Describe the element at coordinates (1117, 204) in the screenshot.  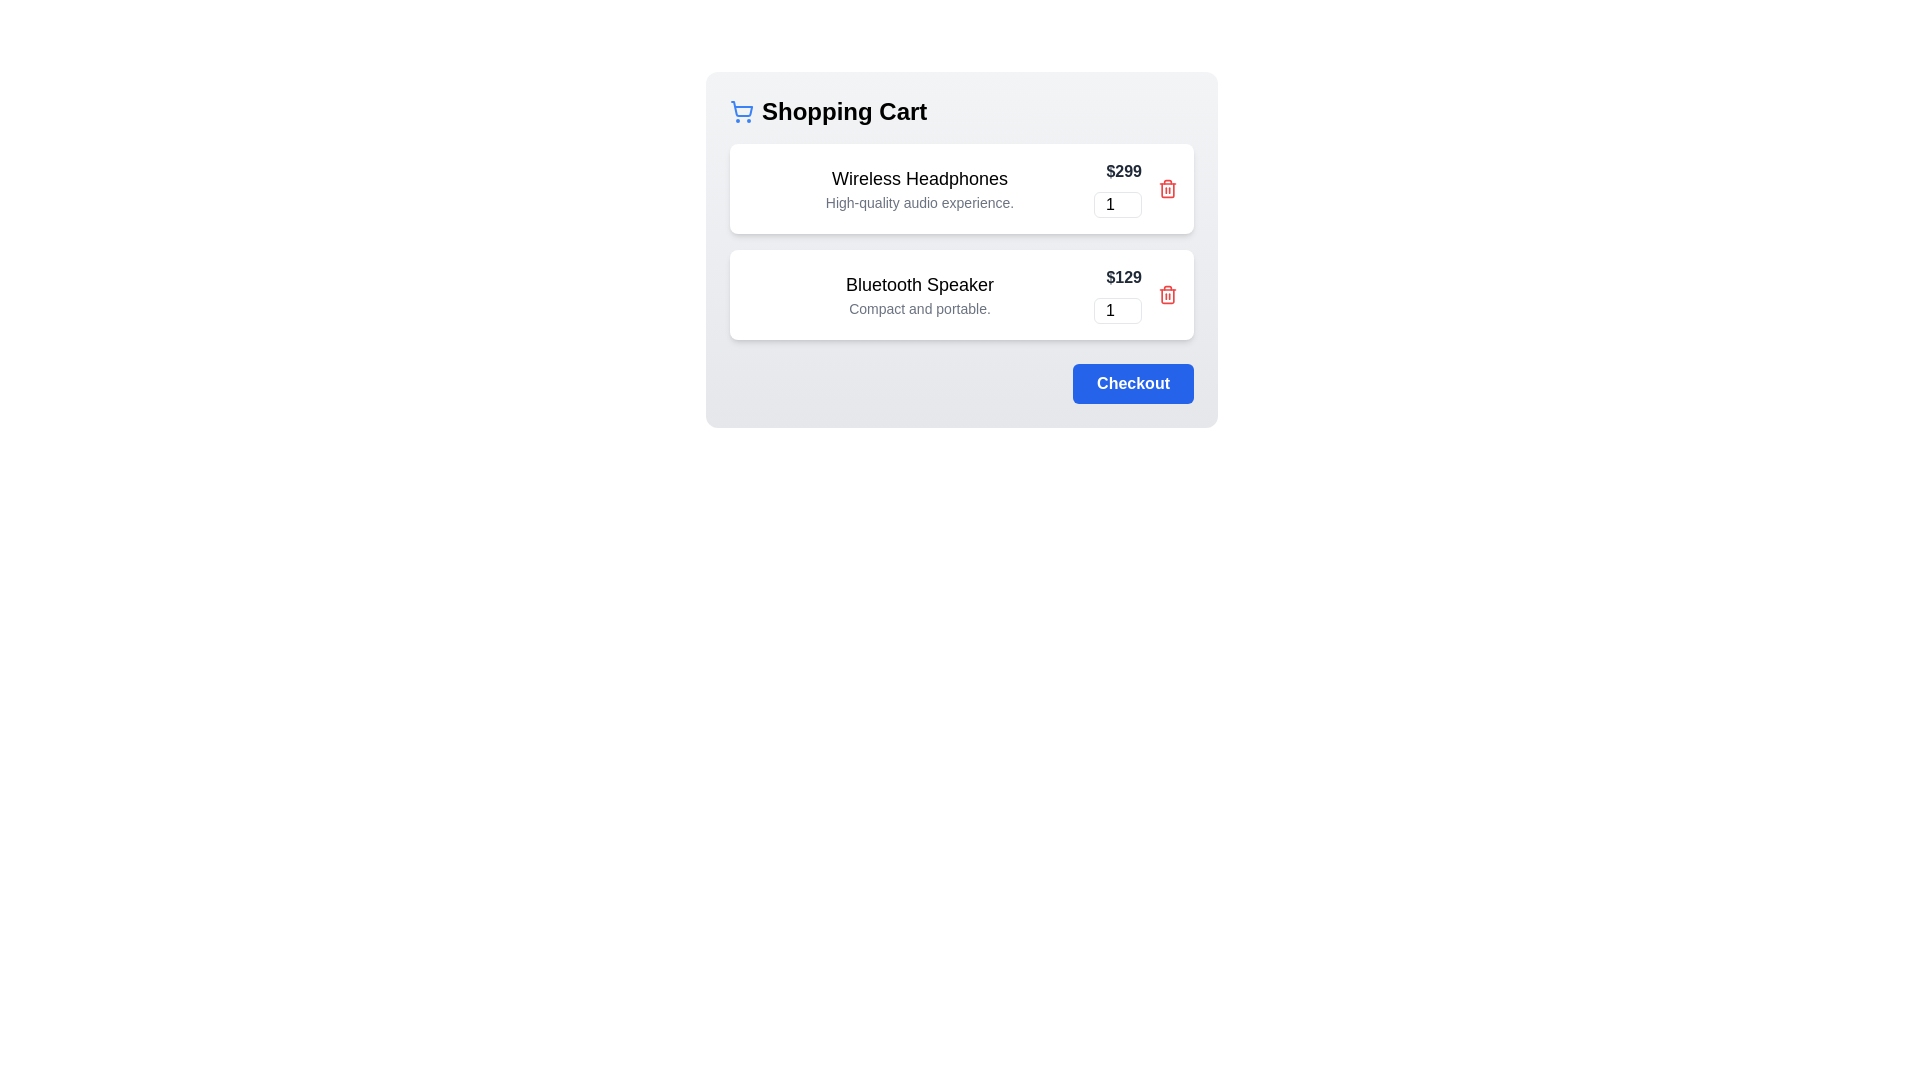
I see `the quantity of the item to 3 by interacting with the input field` at that location.